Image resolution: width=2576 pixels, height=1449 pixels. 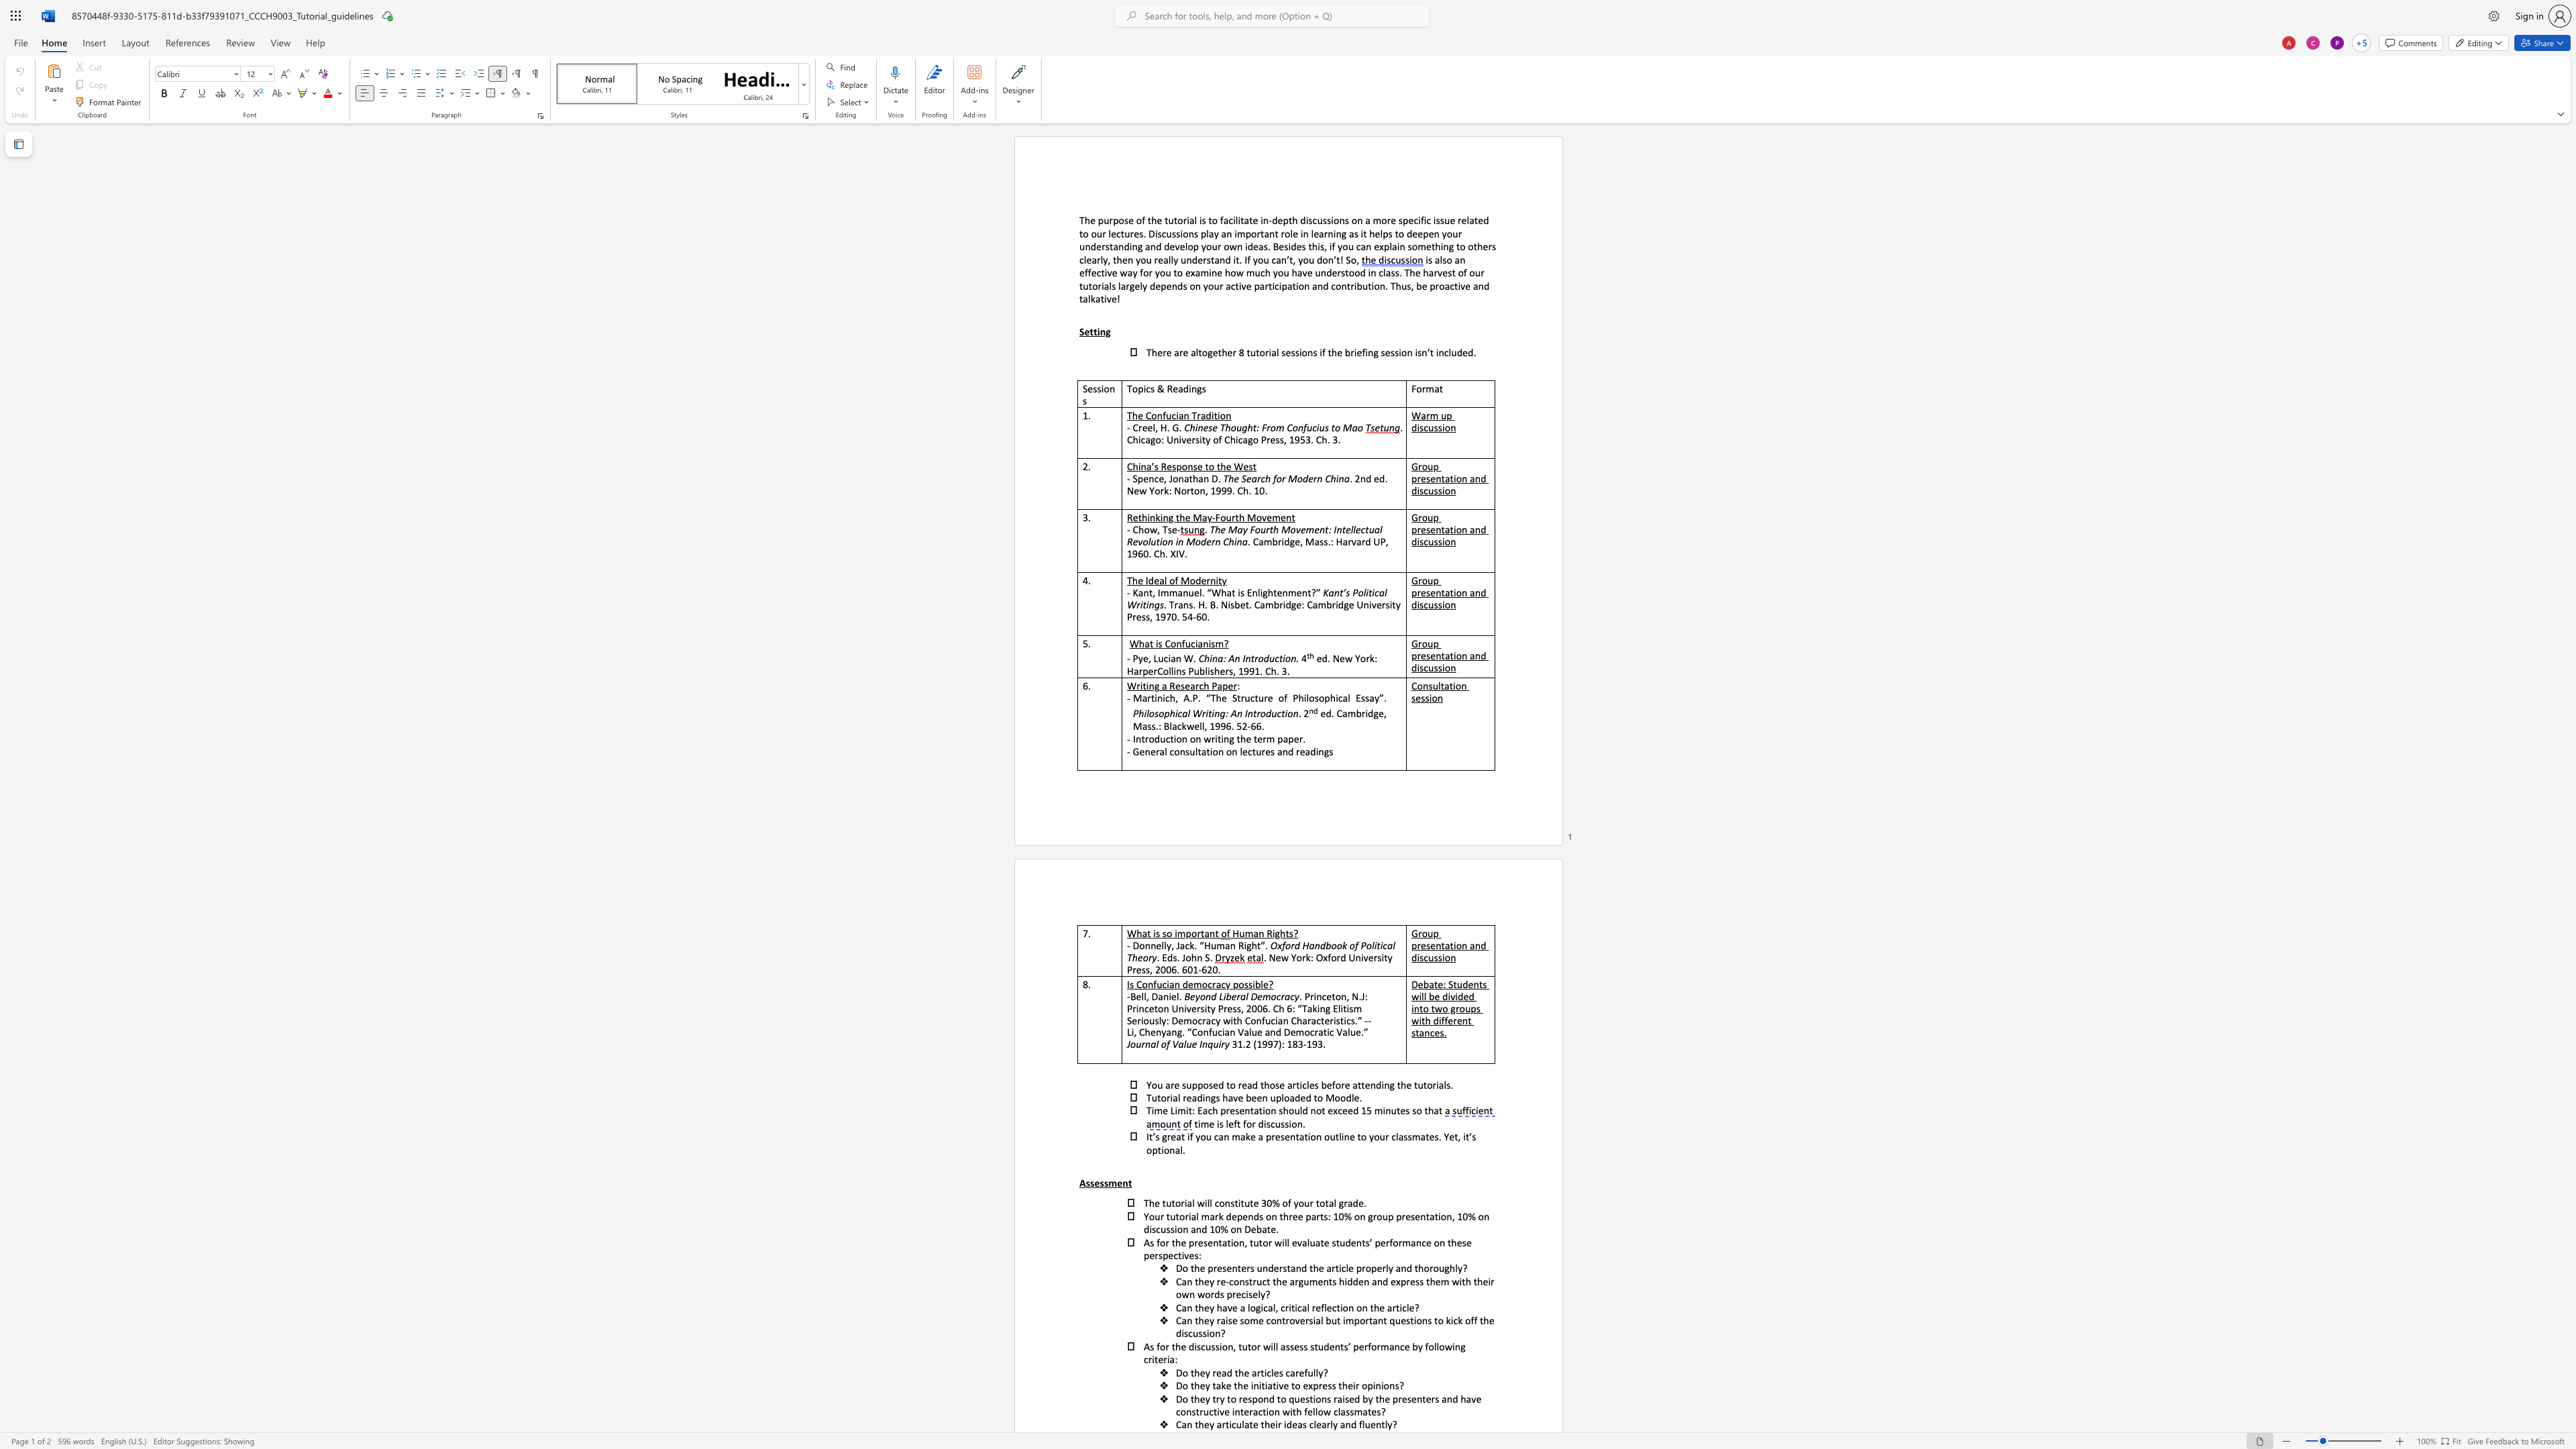 I want to click on the space between the continuous character "l" and "e" in the text, so click(x=1293, y=233).